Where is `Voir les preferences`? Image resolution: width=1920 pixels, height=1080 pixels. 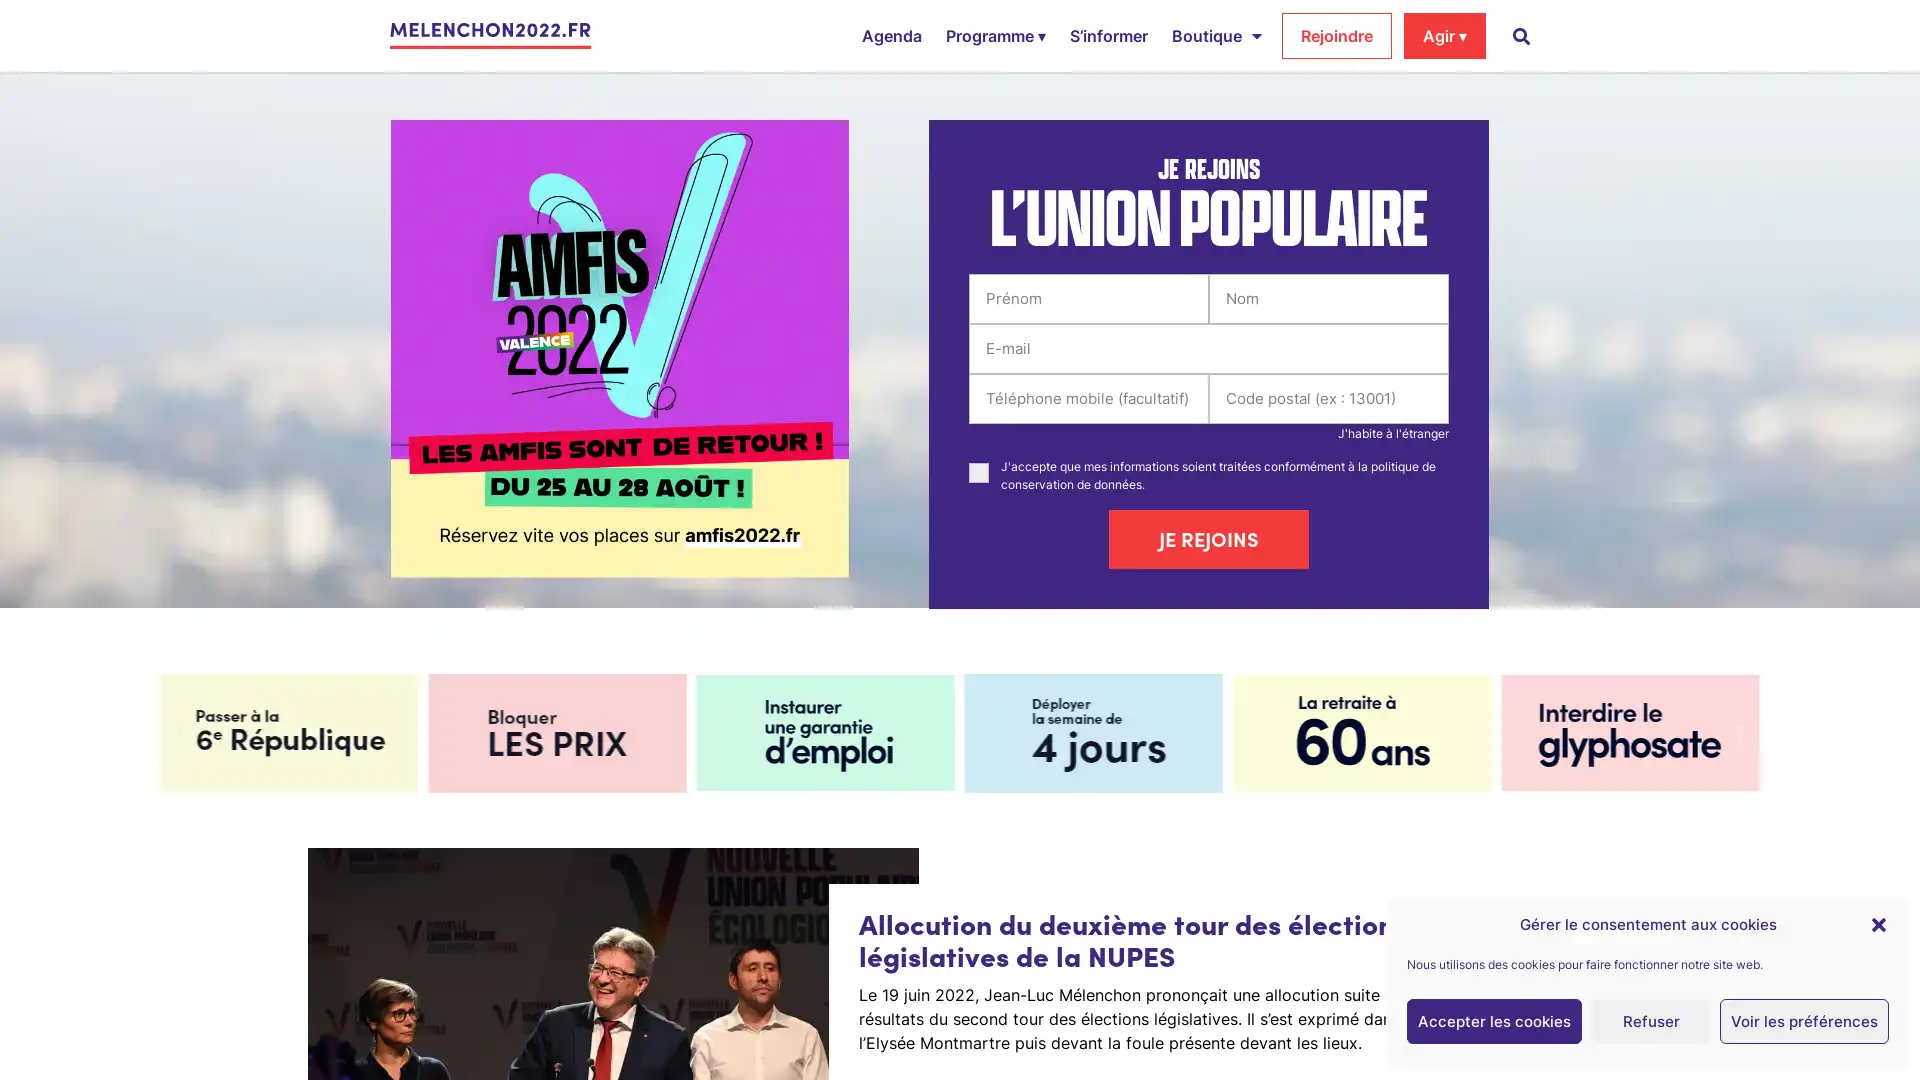
Voir les preferences is located at coordinates (1804, 1021).